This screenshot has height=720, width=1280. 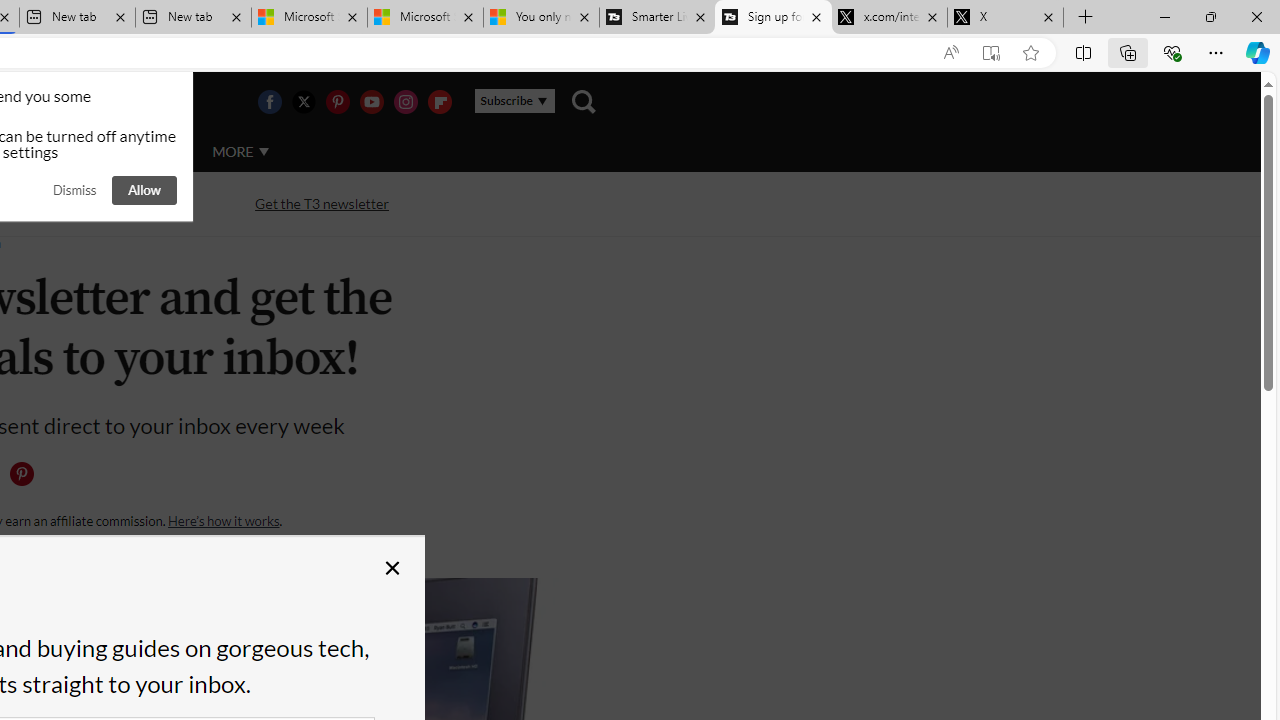 What do you see at coordinates (21, 474) in the screenshot?
I see `'Class: icon-svg'` at bounding box center [21, 474].